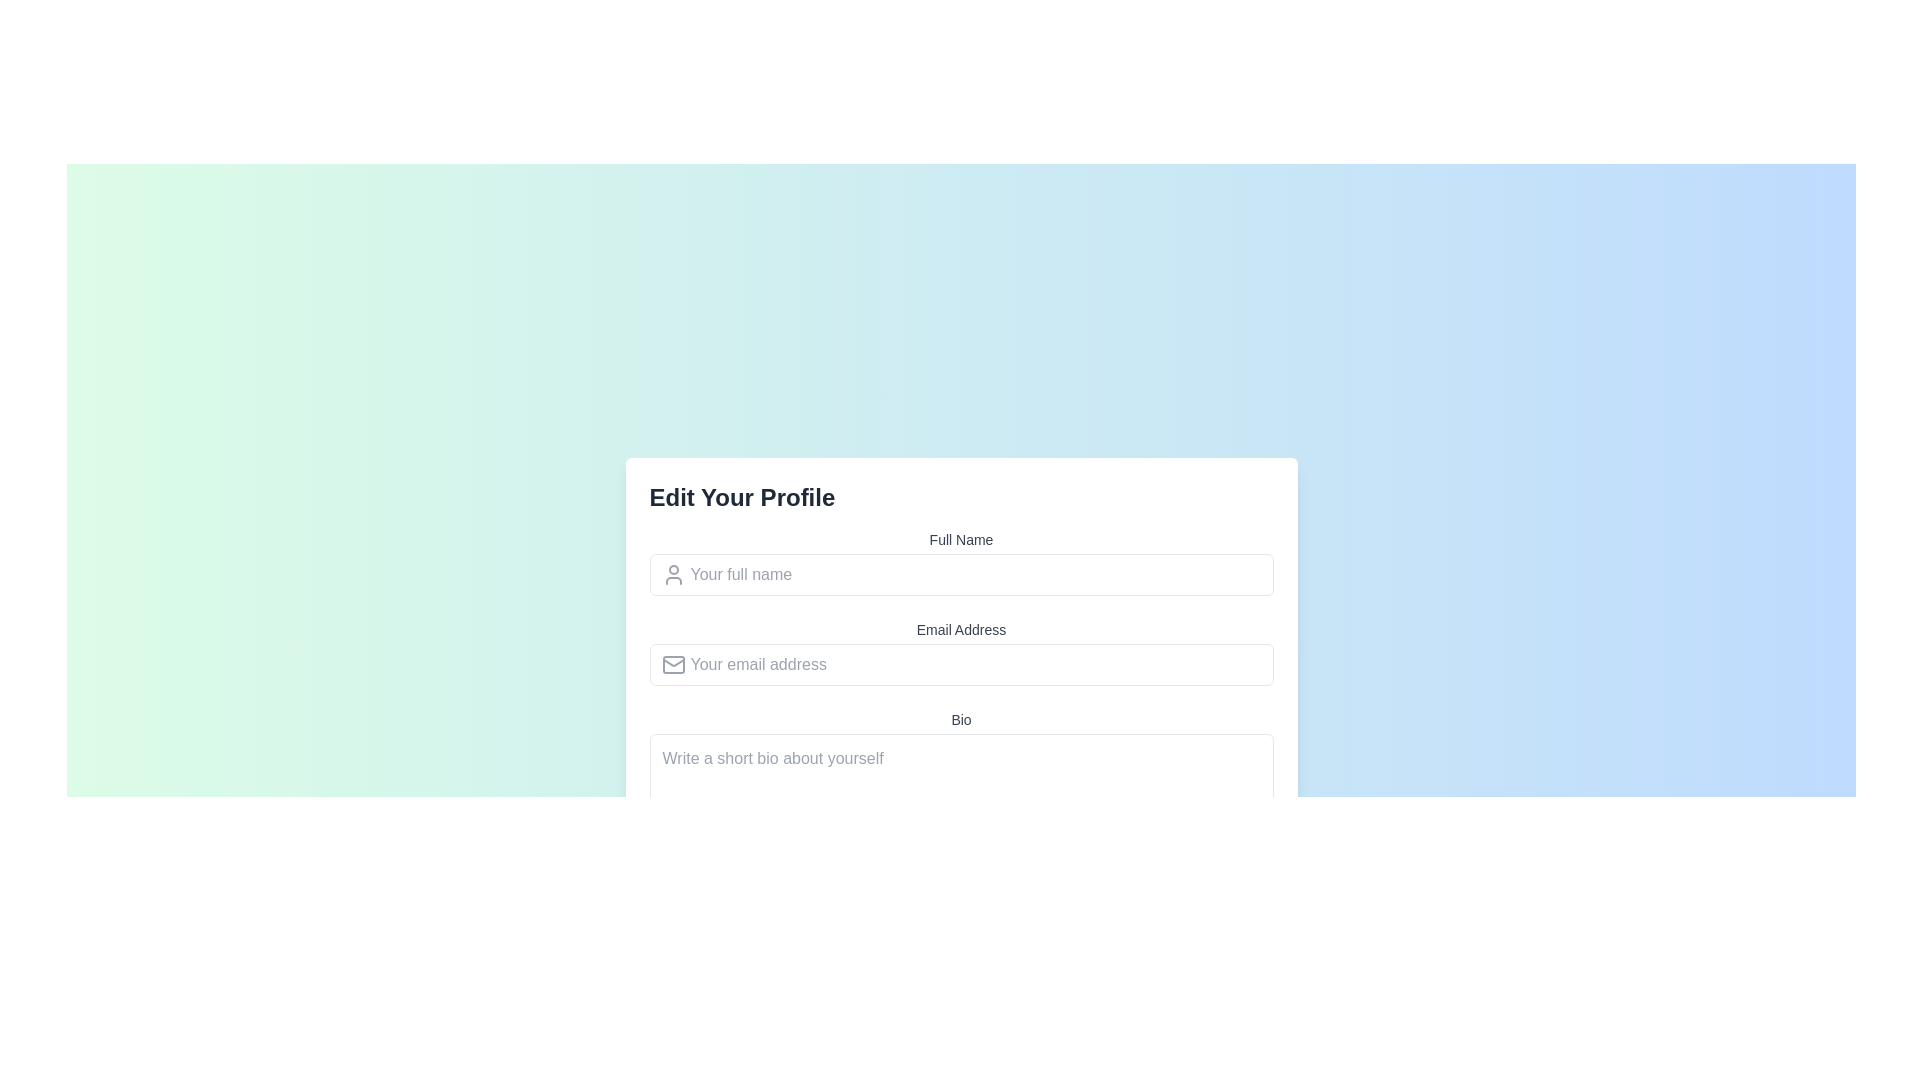 The width and height of the screenshot is (1920, 1080). Describe the element at coordinates (961, 538) in the screenshot. I see `the label indicating the input field for entering the user's full name, which is positioned above the input field with the placeholder 'Your full name' in the 'Edit Your Profile' modal` at that location.